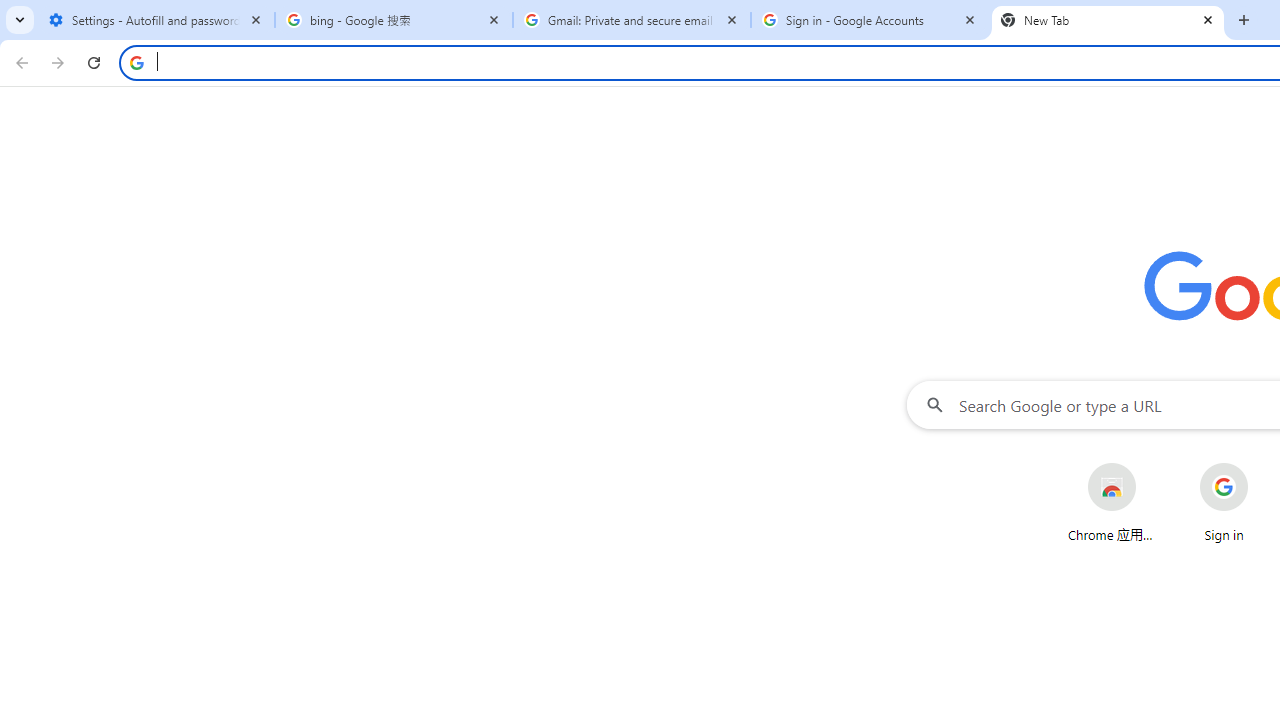 The height and width of the screenshot is (720, 1280). What do you see at coordinates (870, 20) in the screenshot?
I see `'Sign in - Google Accounts'` at bounding box center [870, 20].